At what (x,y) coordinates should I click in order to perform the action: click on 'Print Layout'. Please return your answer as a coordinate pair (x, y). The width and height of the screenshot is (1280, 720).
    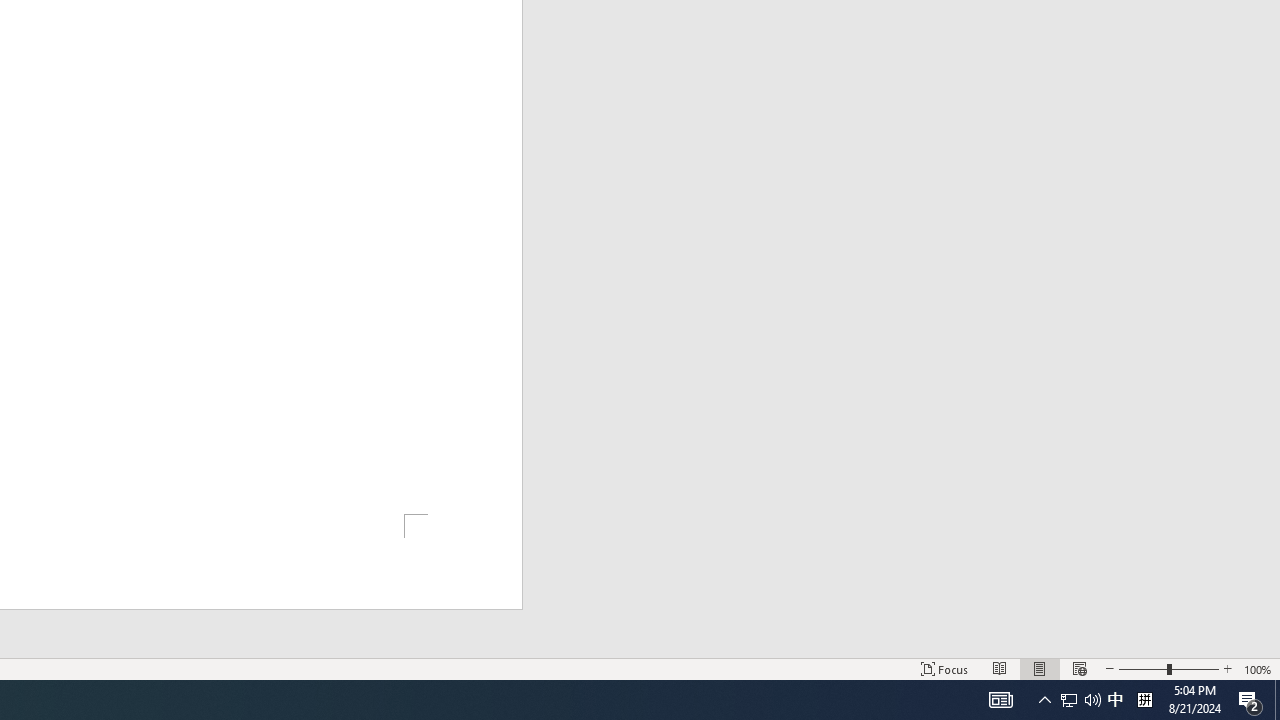
    Looking at the image, I should click on (1040, 669).